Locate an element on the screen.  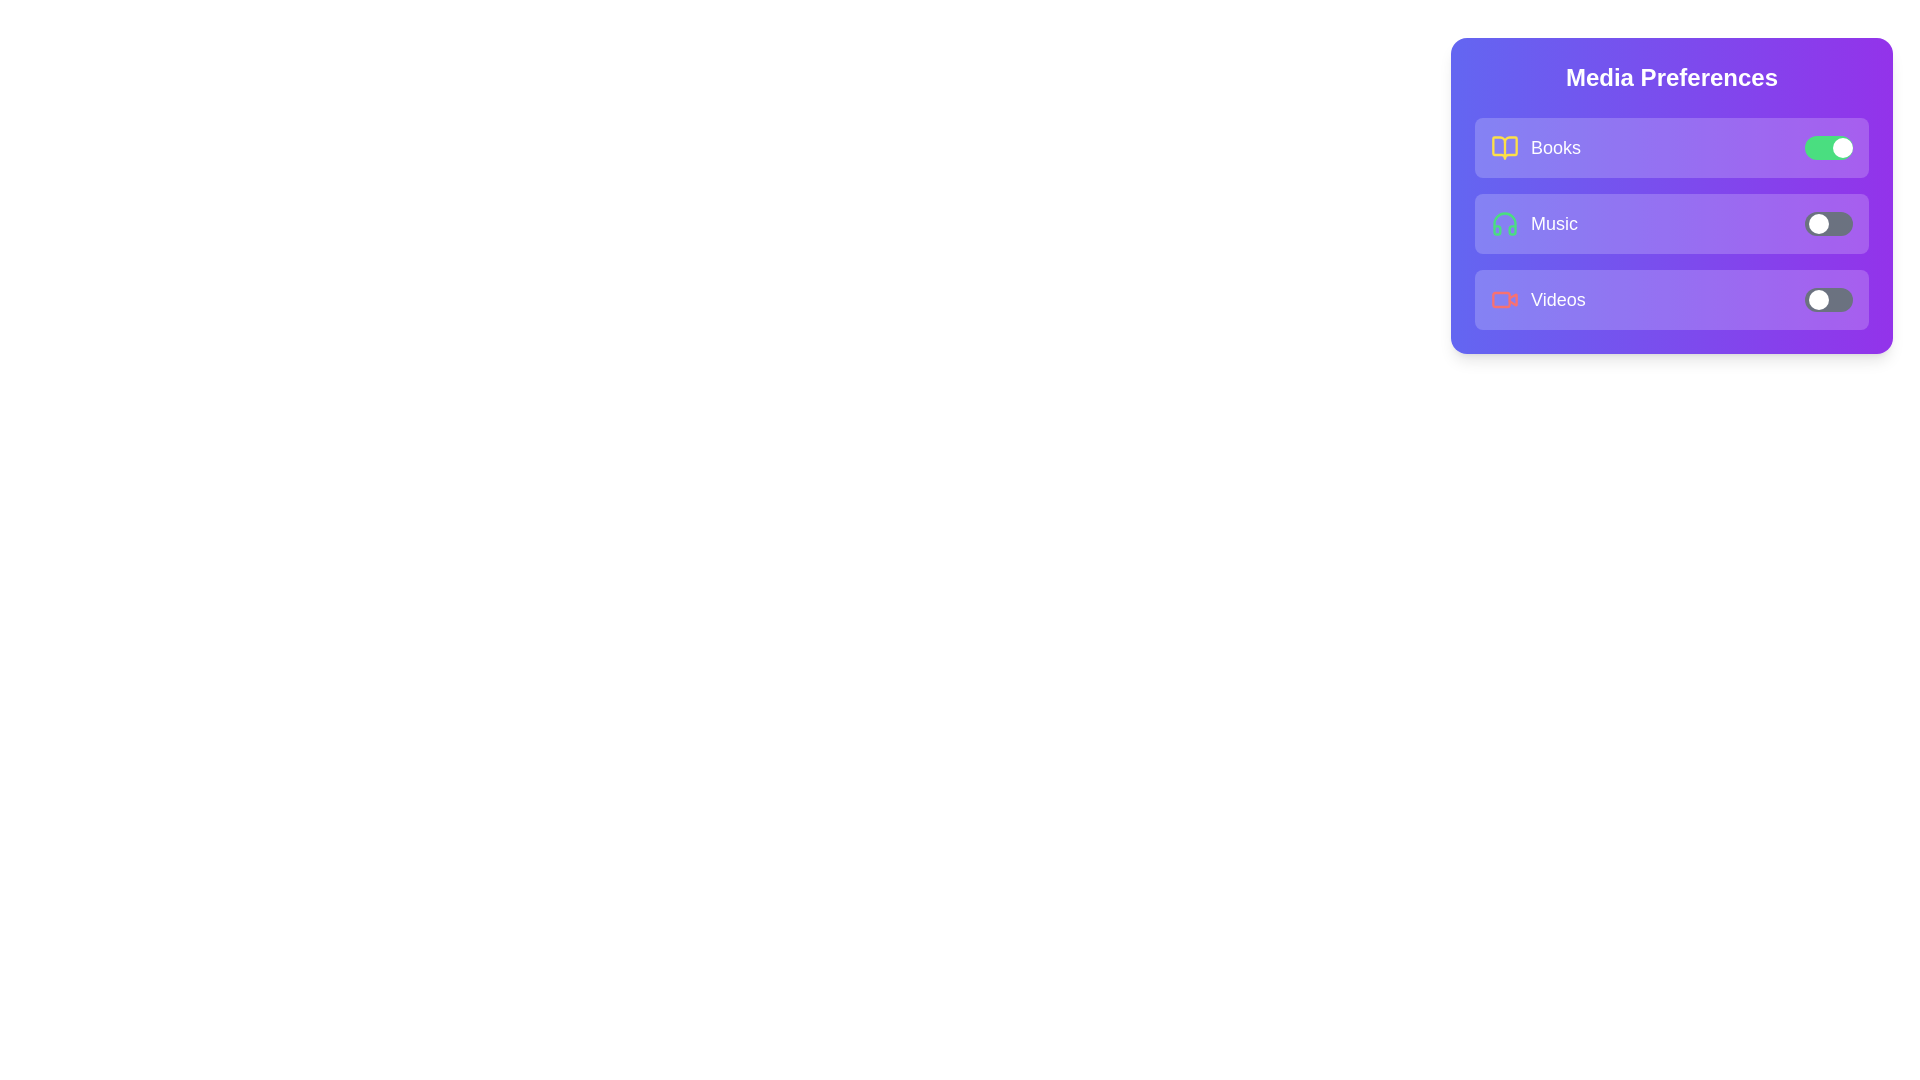
the 'Music' icon located on the purple 'Media Preferences' card, which is the second icon in the list of media types between 'Books' and 'Videos' is located at coordinates (1505, 223).